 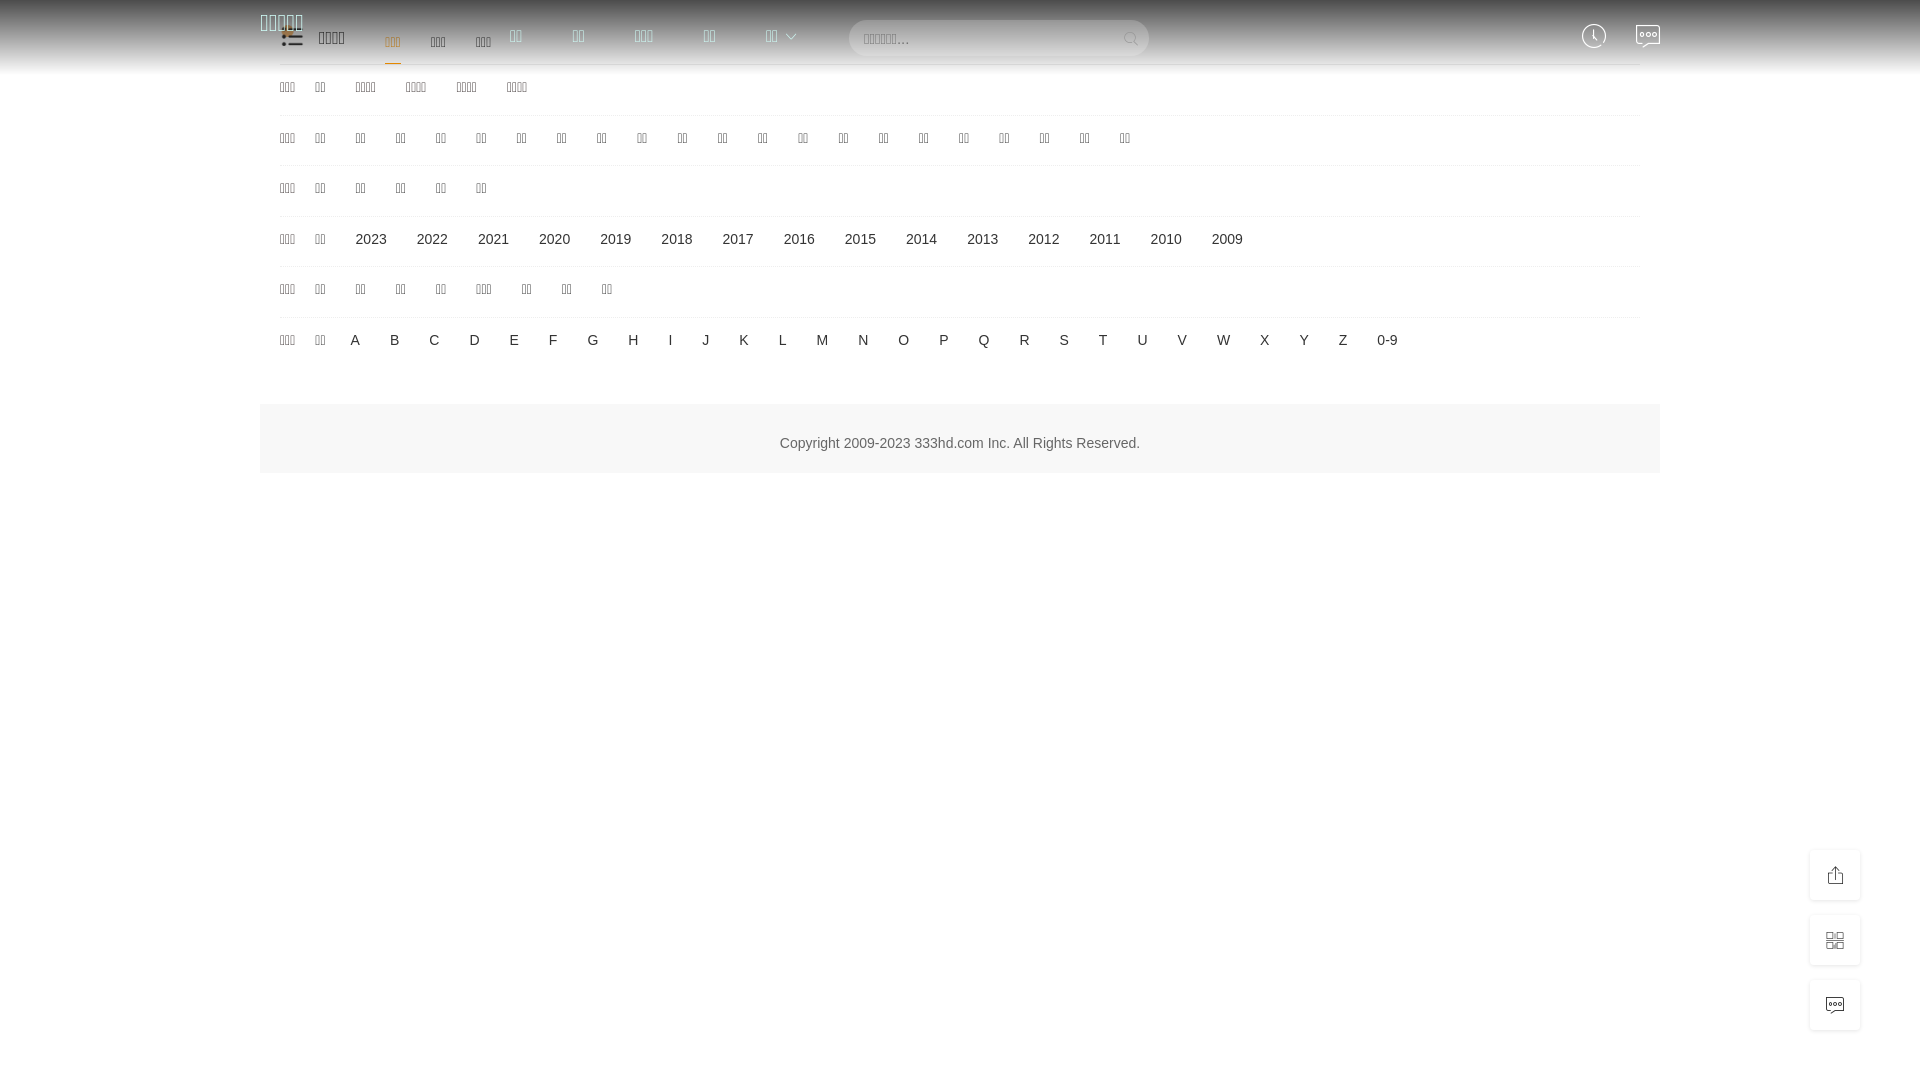 What do you see at coordinates (821, 339) in the screenshot?
I see `'M'` at bounding box center [821, 339].